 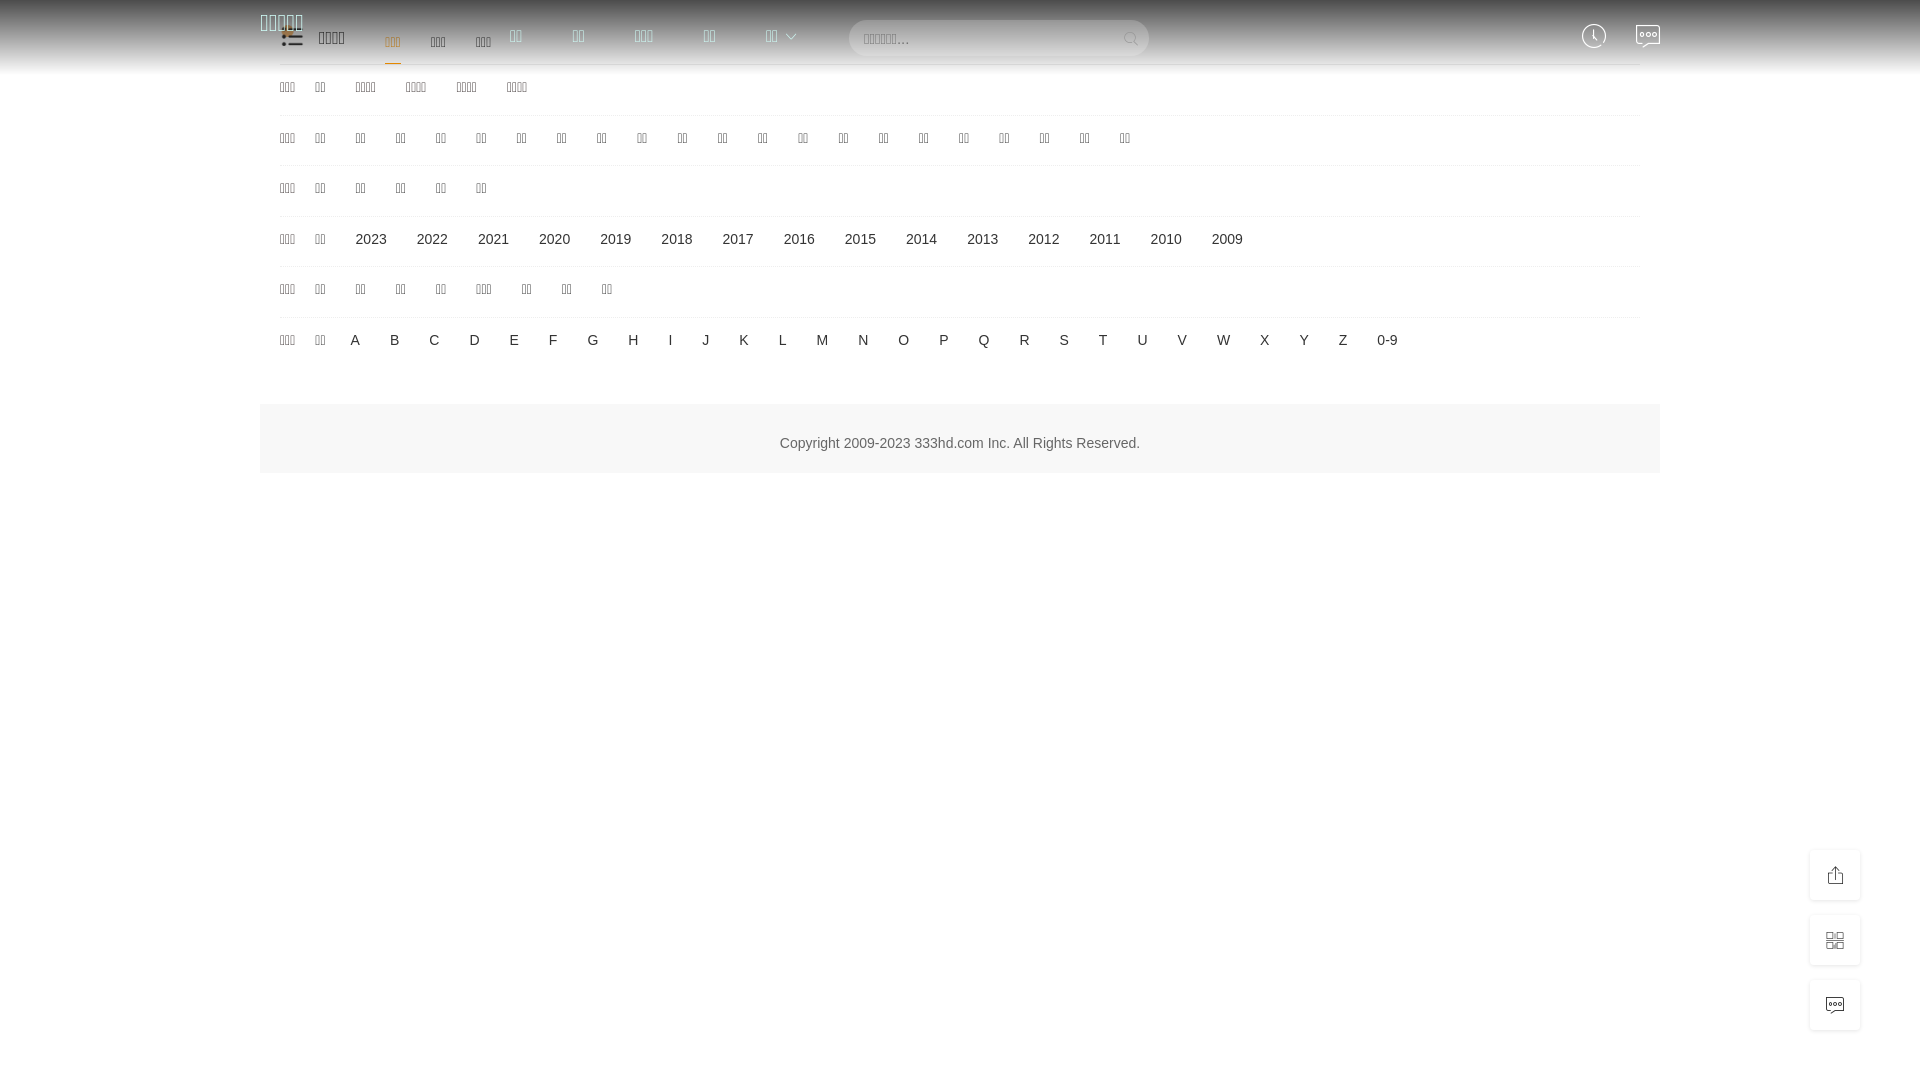 What do you see at coordinates (821, 339) in the screenshot?
I see `'M'` at bounding box center [821, 339].